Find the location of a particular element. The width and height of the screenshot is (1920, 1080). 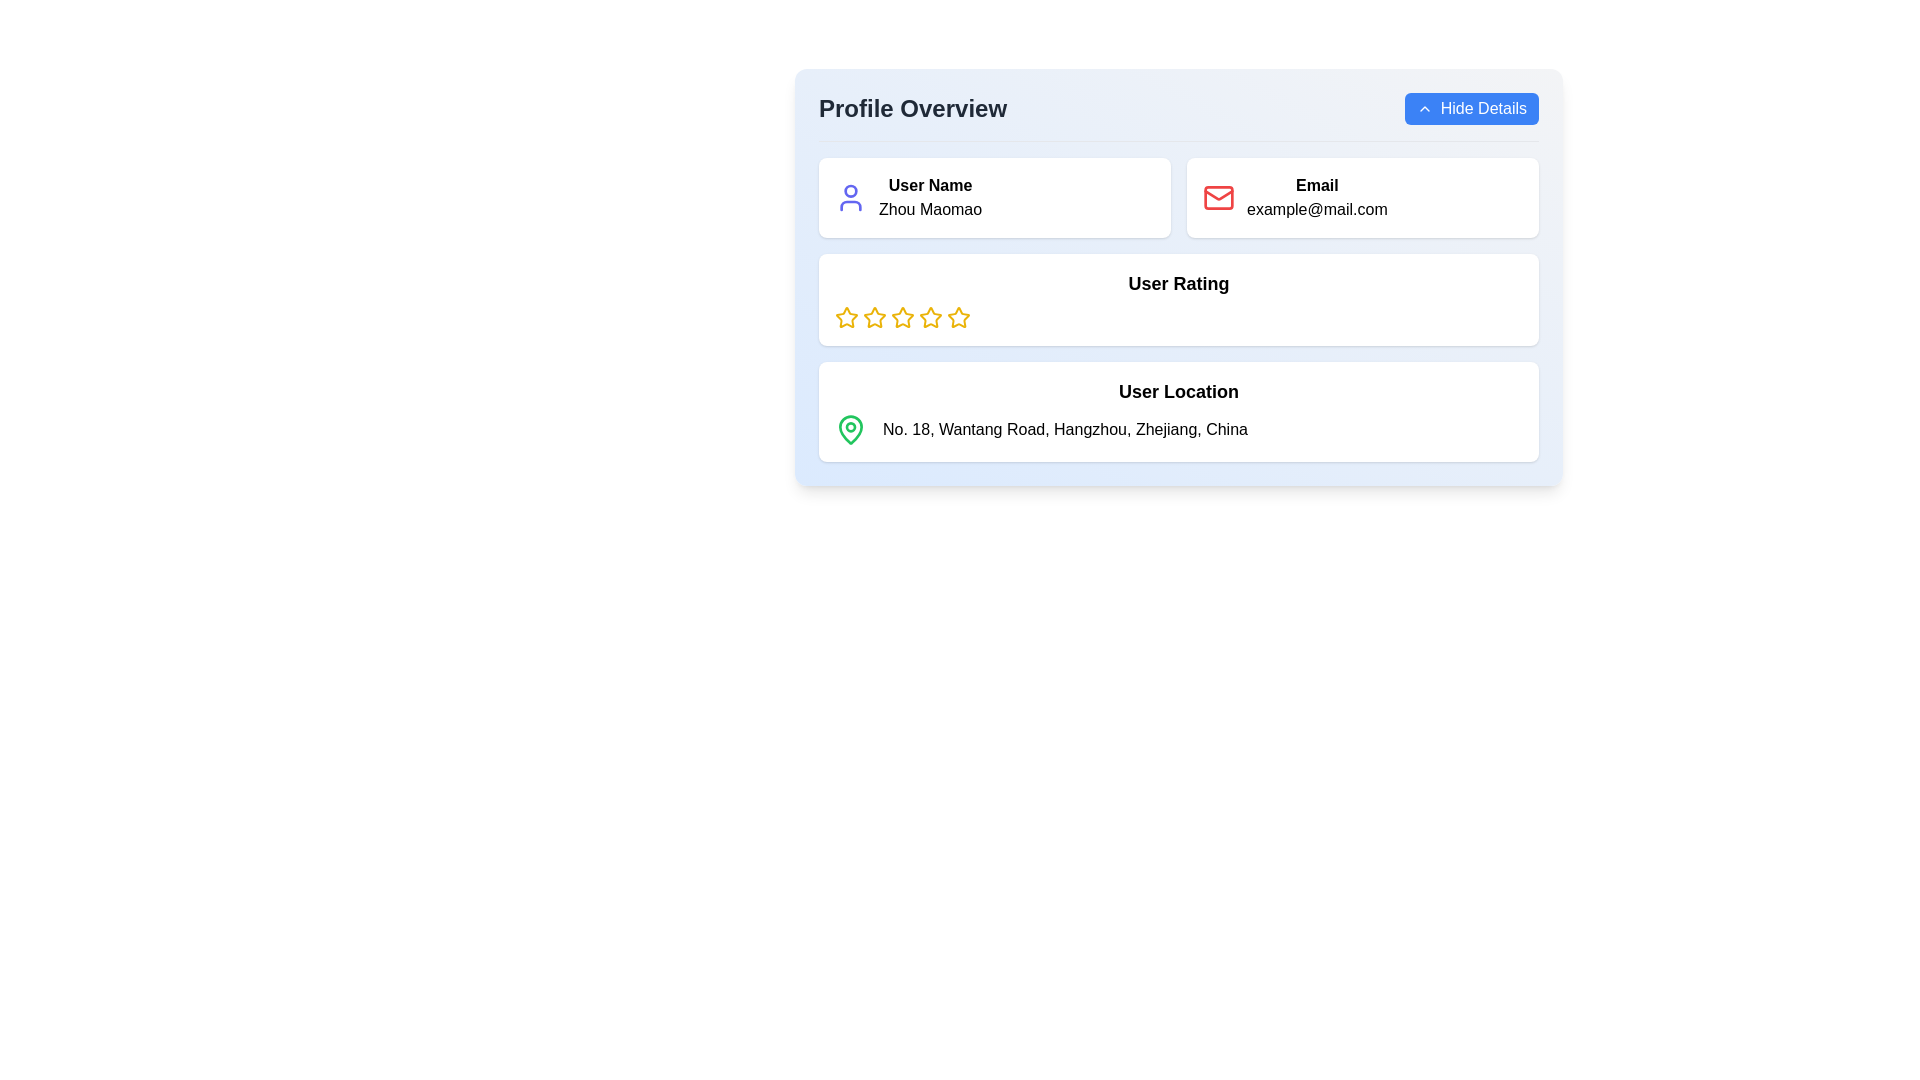

on the fourth star icon in the 'User Rating' section is located at coordinates (930, 316).